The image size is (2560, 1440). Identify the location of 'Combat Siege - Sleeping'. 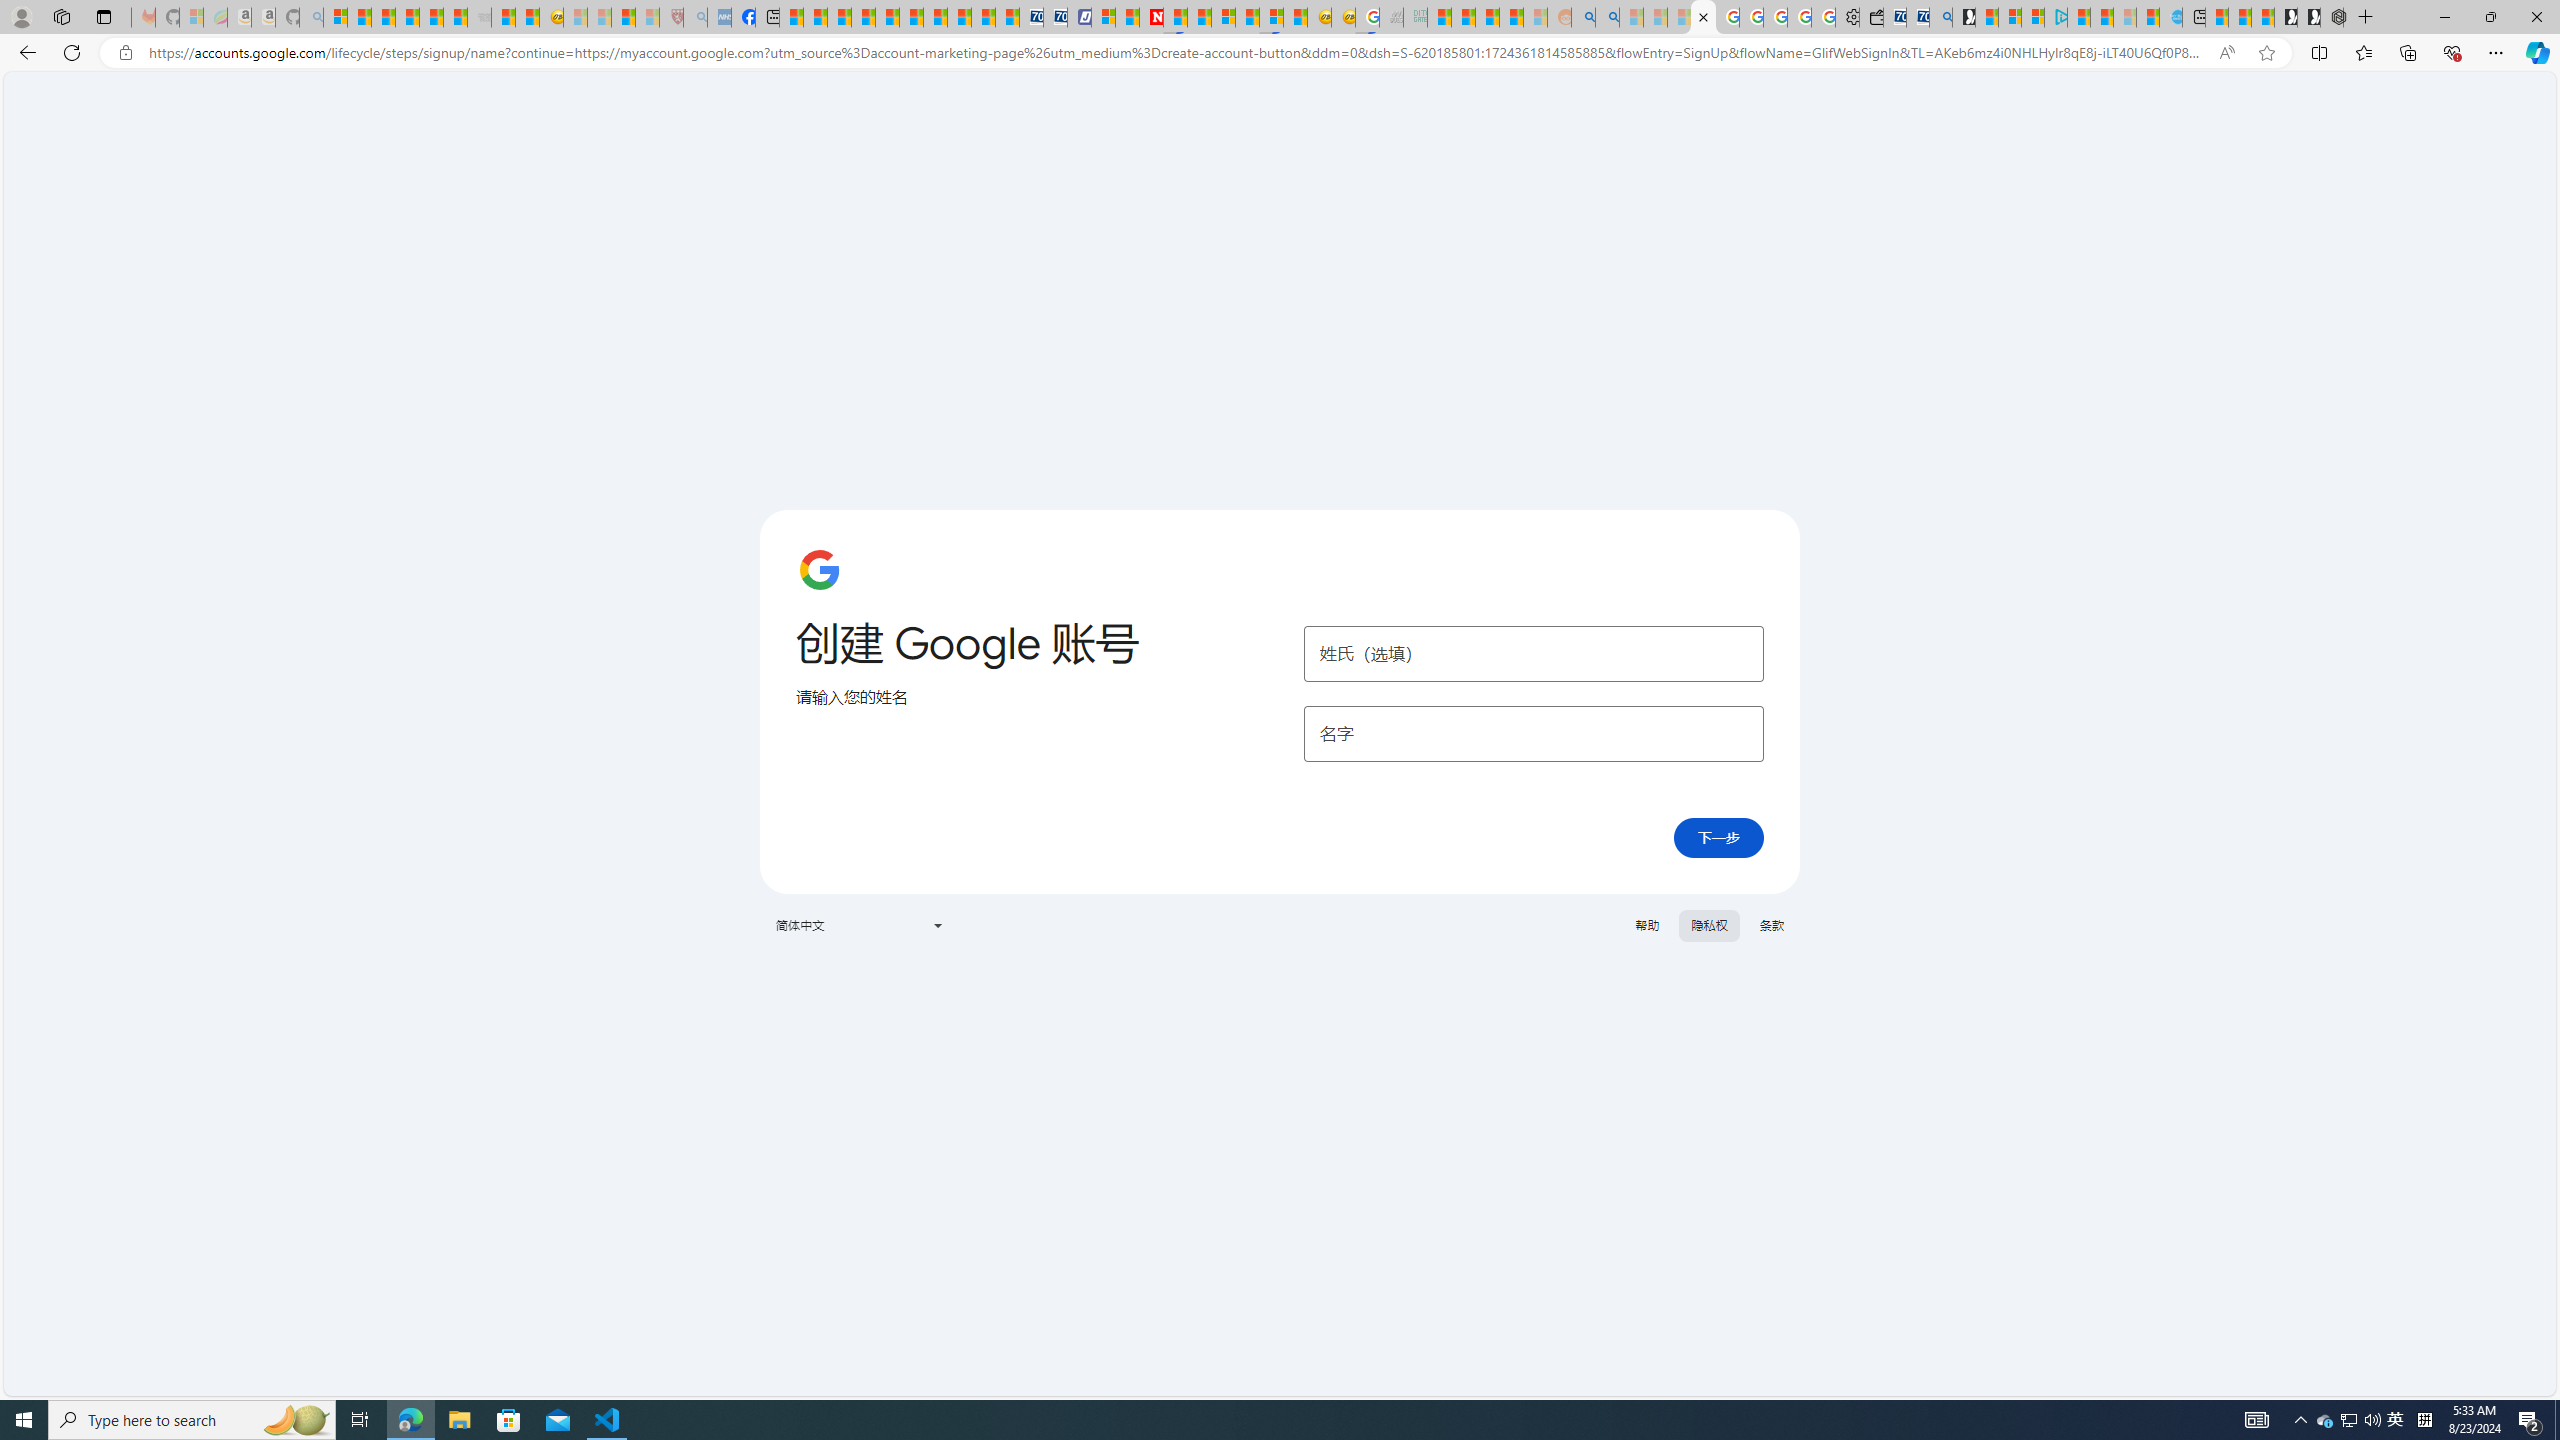
(477, 16).